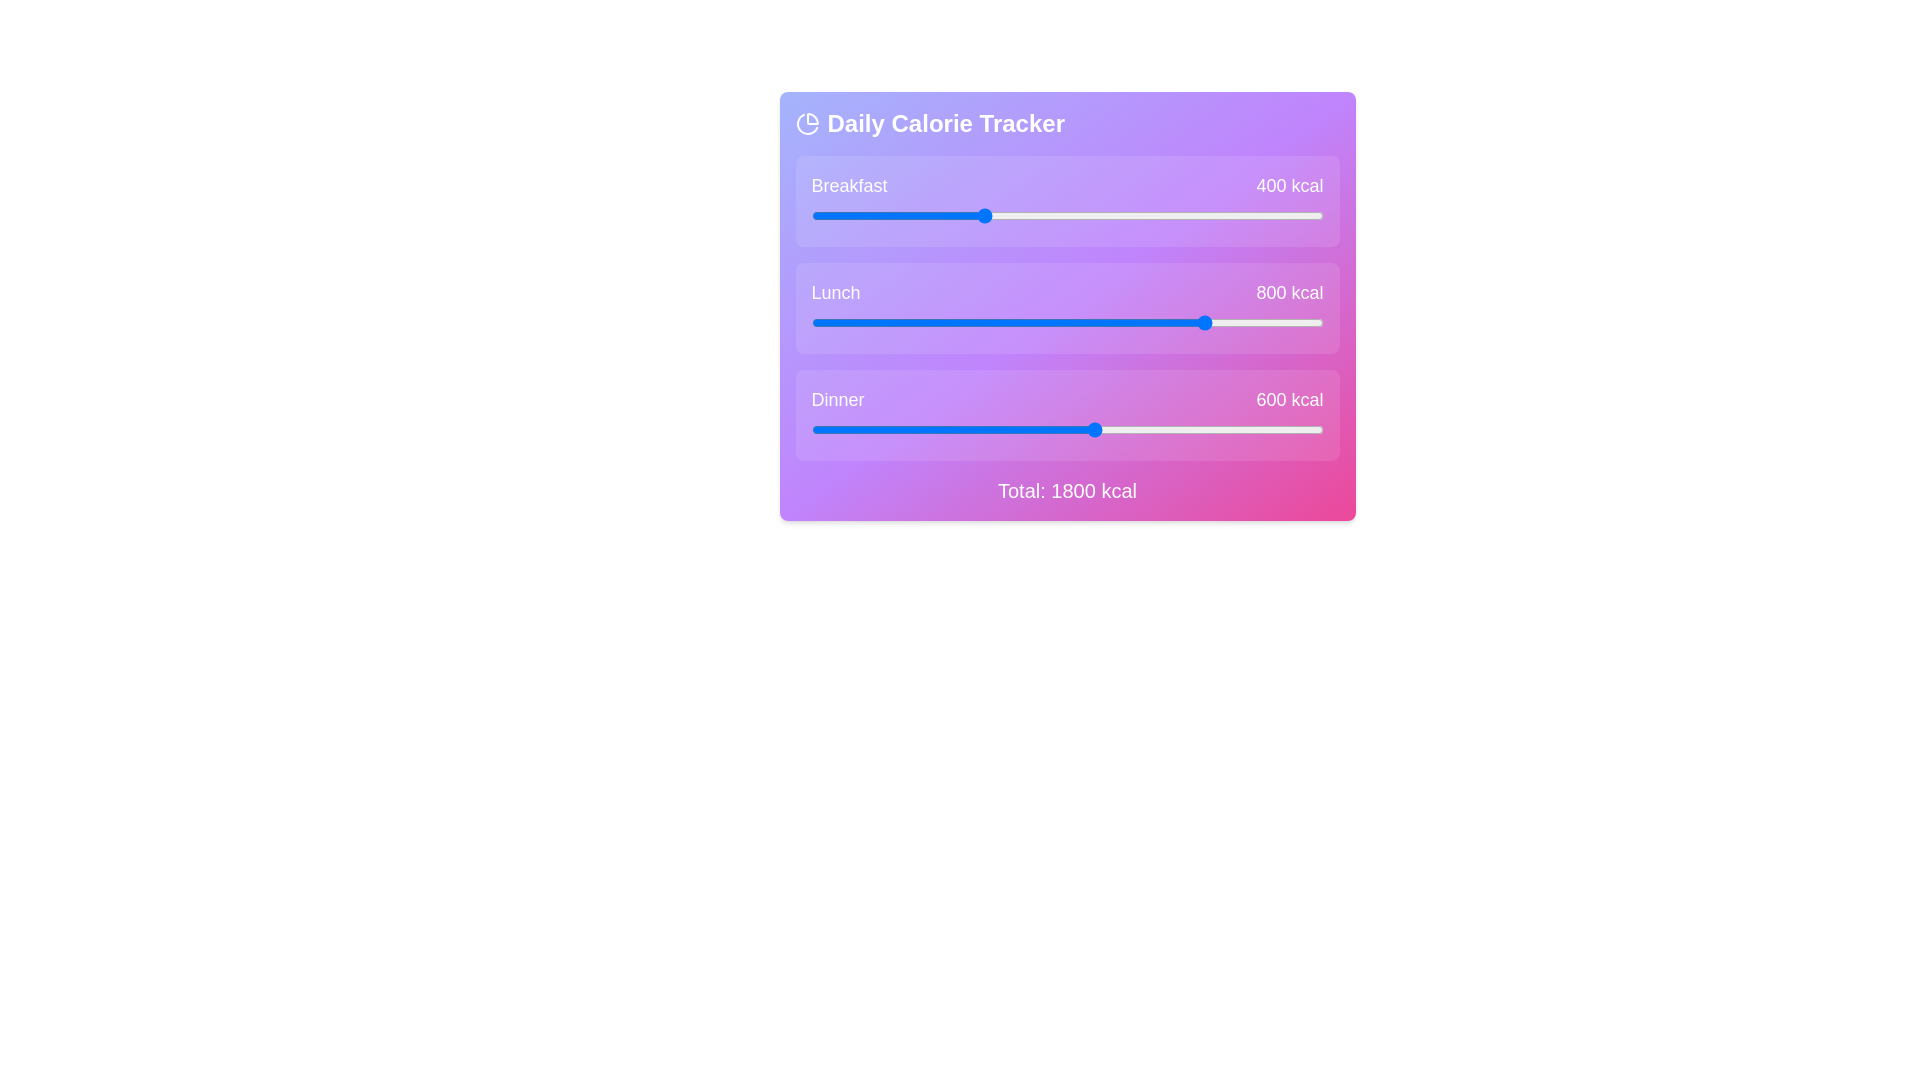 The height and width of the screenshot is (1080, 1920). What do you see at coordinates (891, 428) in the screenshot?
I see `the dinner calorie value` at bounding box center [891, 428].